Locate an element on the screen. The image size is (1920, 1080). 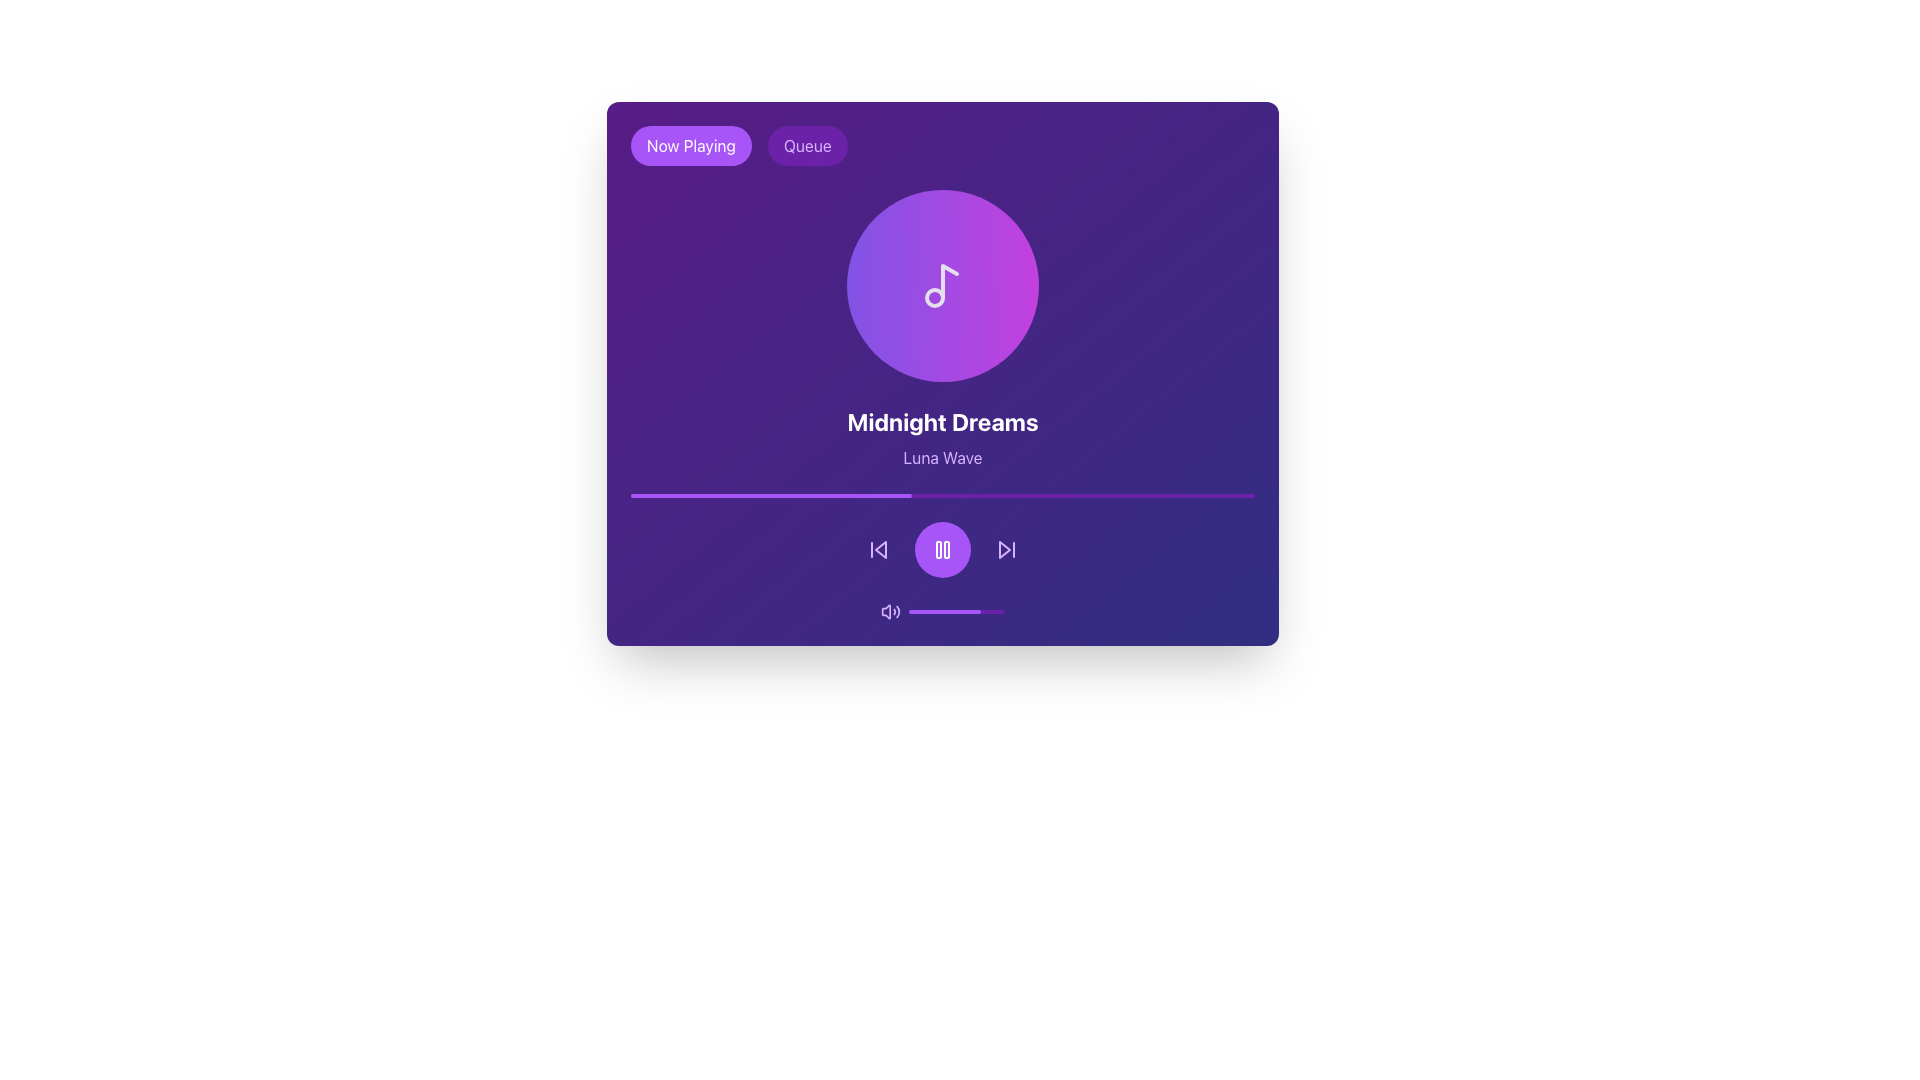
the pause icon located at the bottom center of the card layout is located at coordinates (941, 550).